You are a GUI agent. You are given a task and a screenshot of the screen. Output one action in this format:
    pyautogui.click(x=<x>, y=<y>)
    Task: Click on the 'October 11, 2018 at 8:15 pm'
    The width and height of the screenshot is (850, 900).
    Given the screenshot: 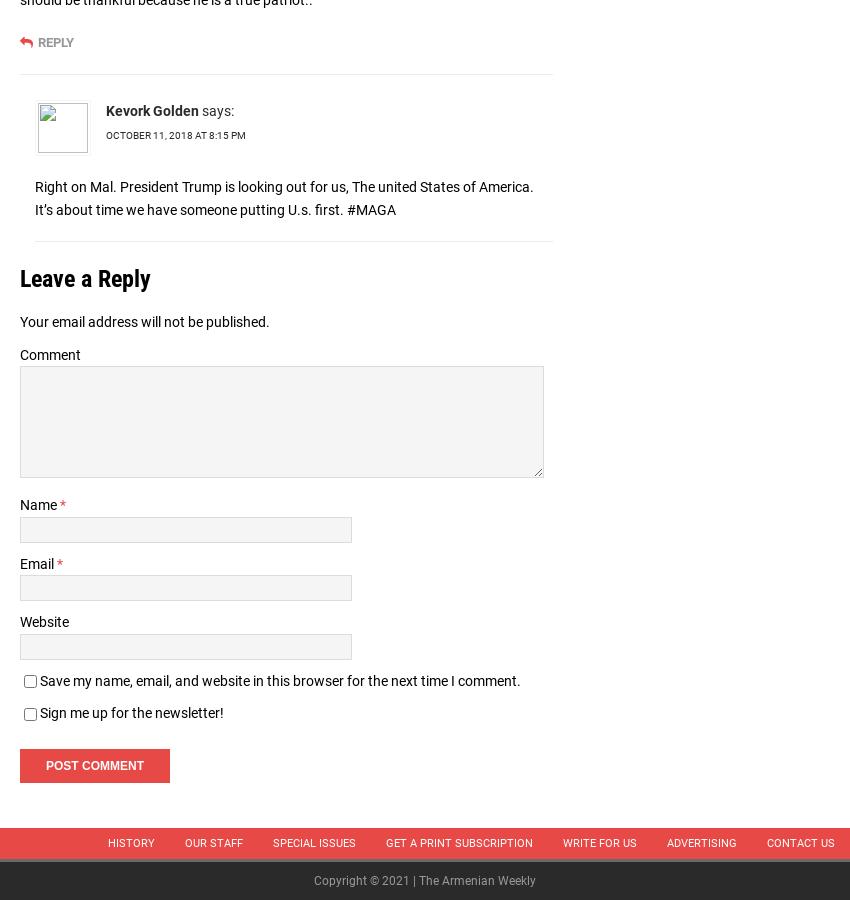 What is the action you would take?
    pyautogui.click(x=175, y=134)
    